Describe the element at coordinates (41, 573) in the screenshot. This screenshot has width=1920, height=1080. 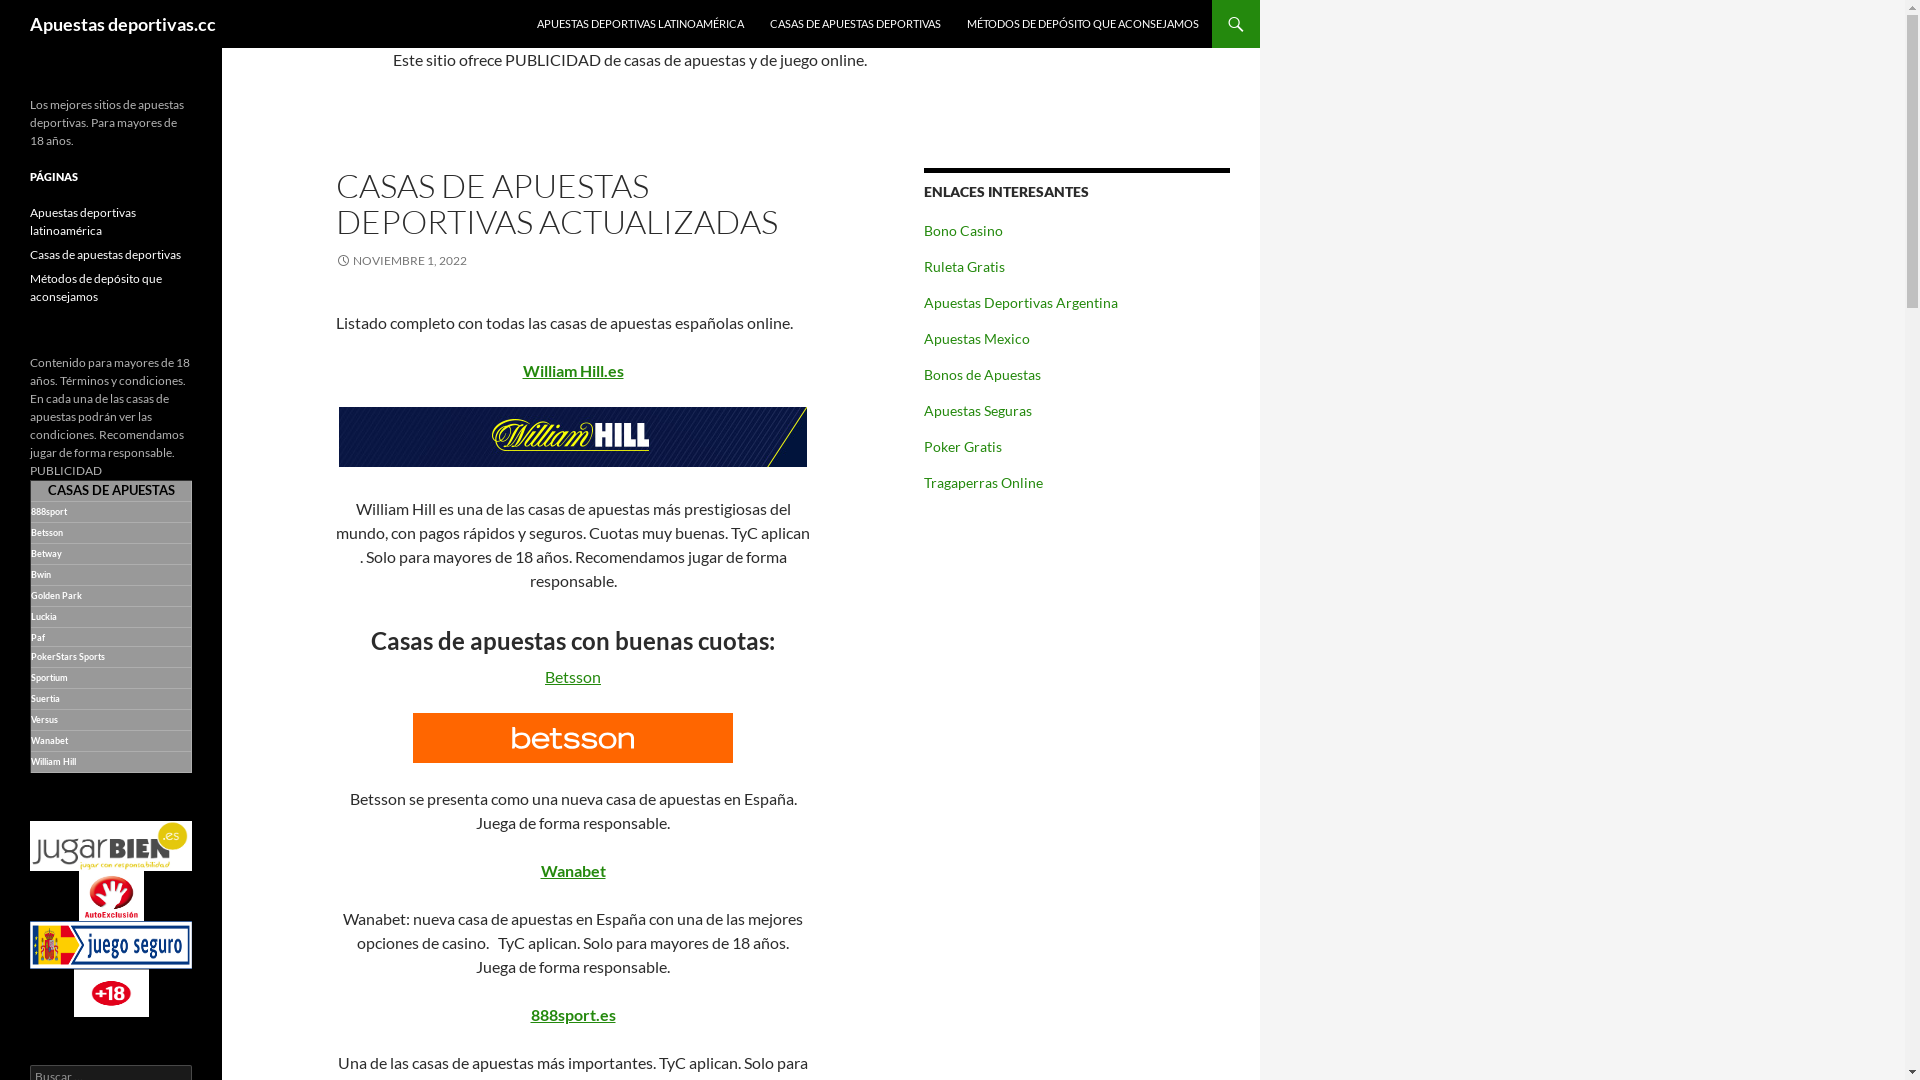
I see `'Bwin'` at that location.